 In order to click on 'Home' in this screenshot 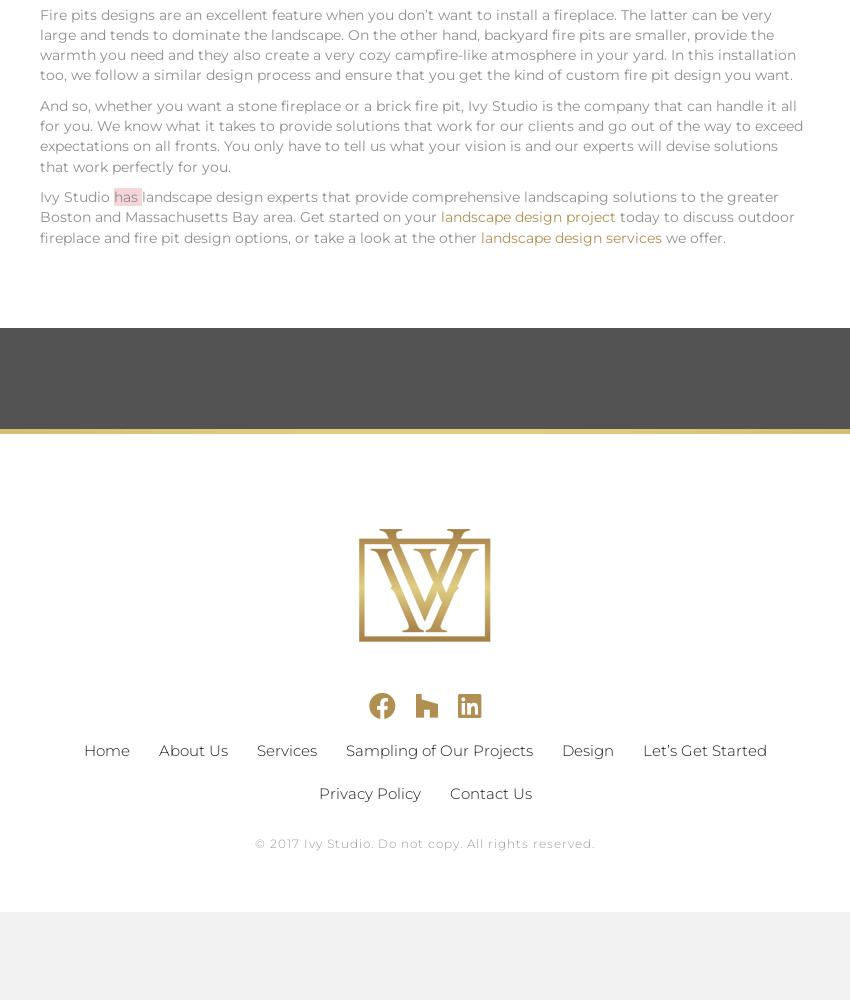, I will do `click(82, 748)`.